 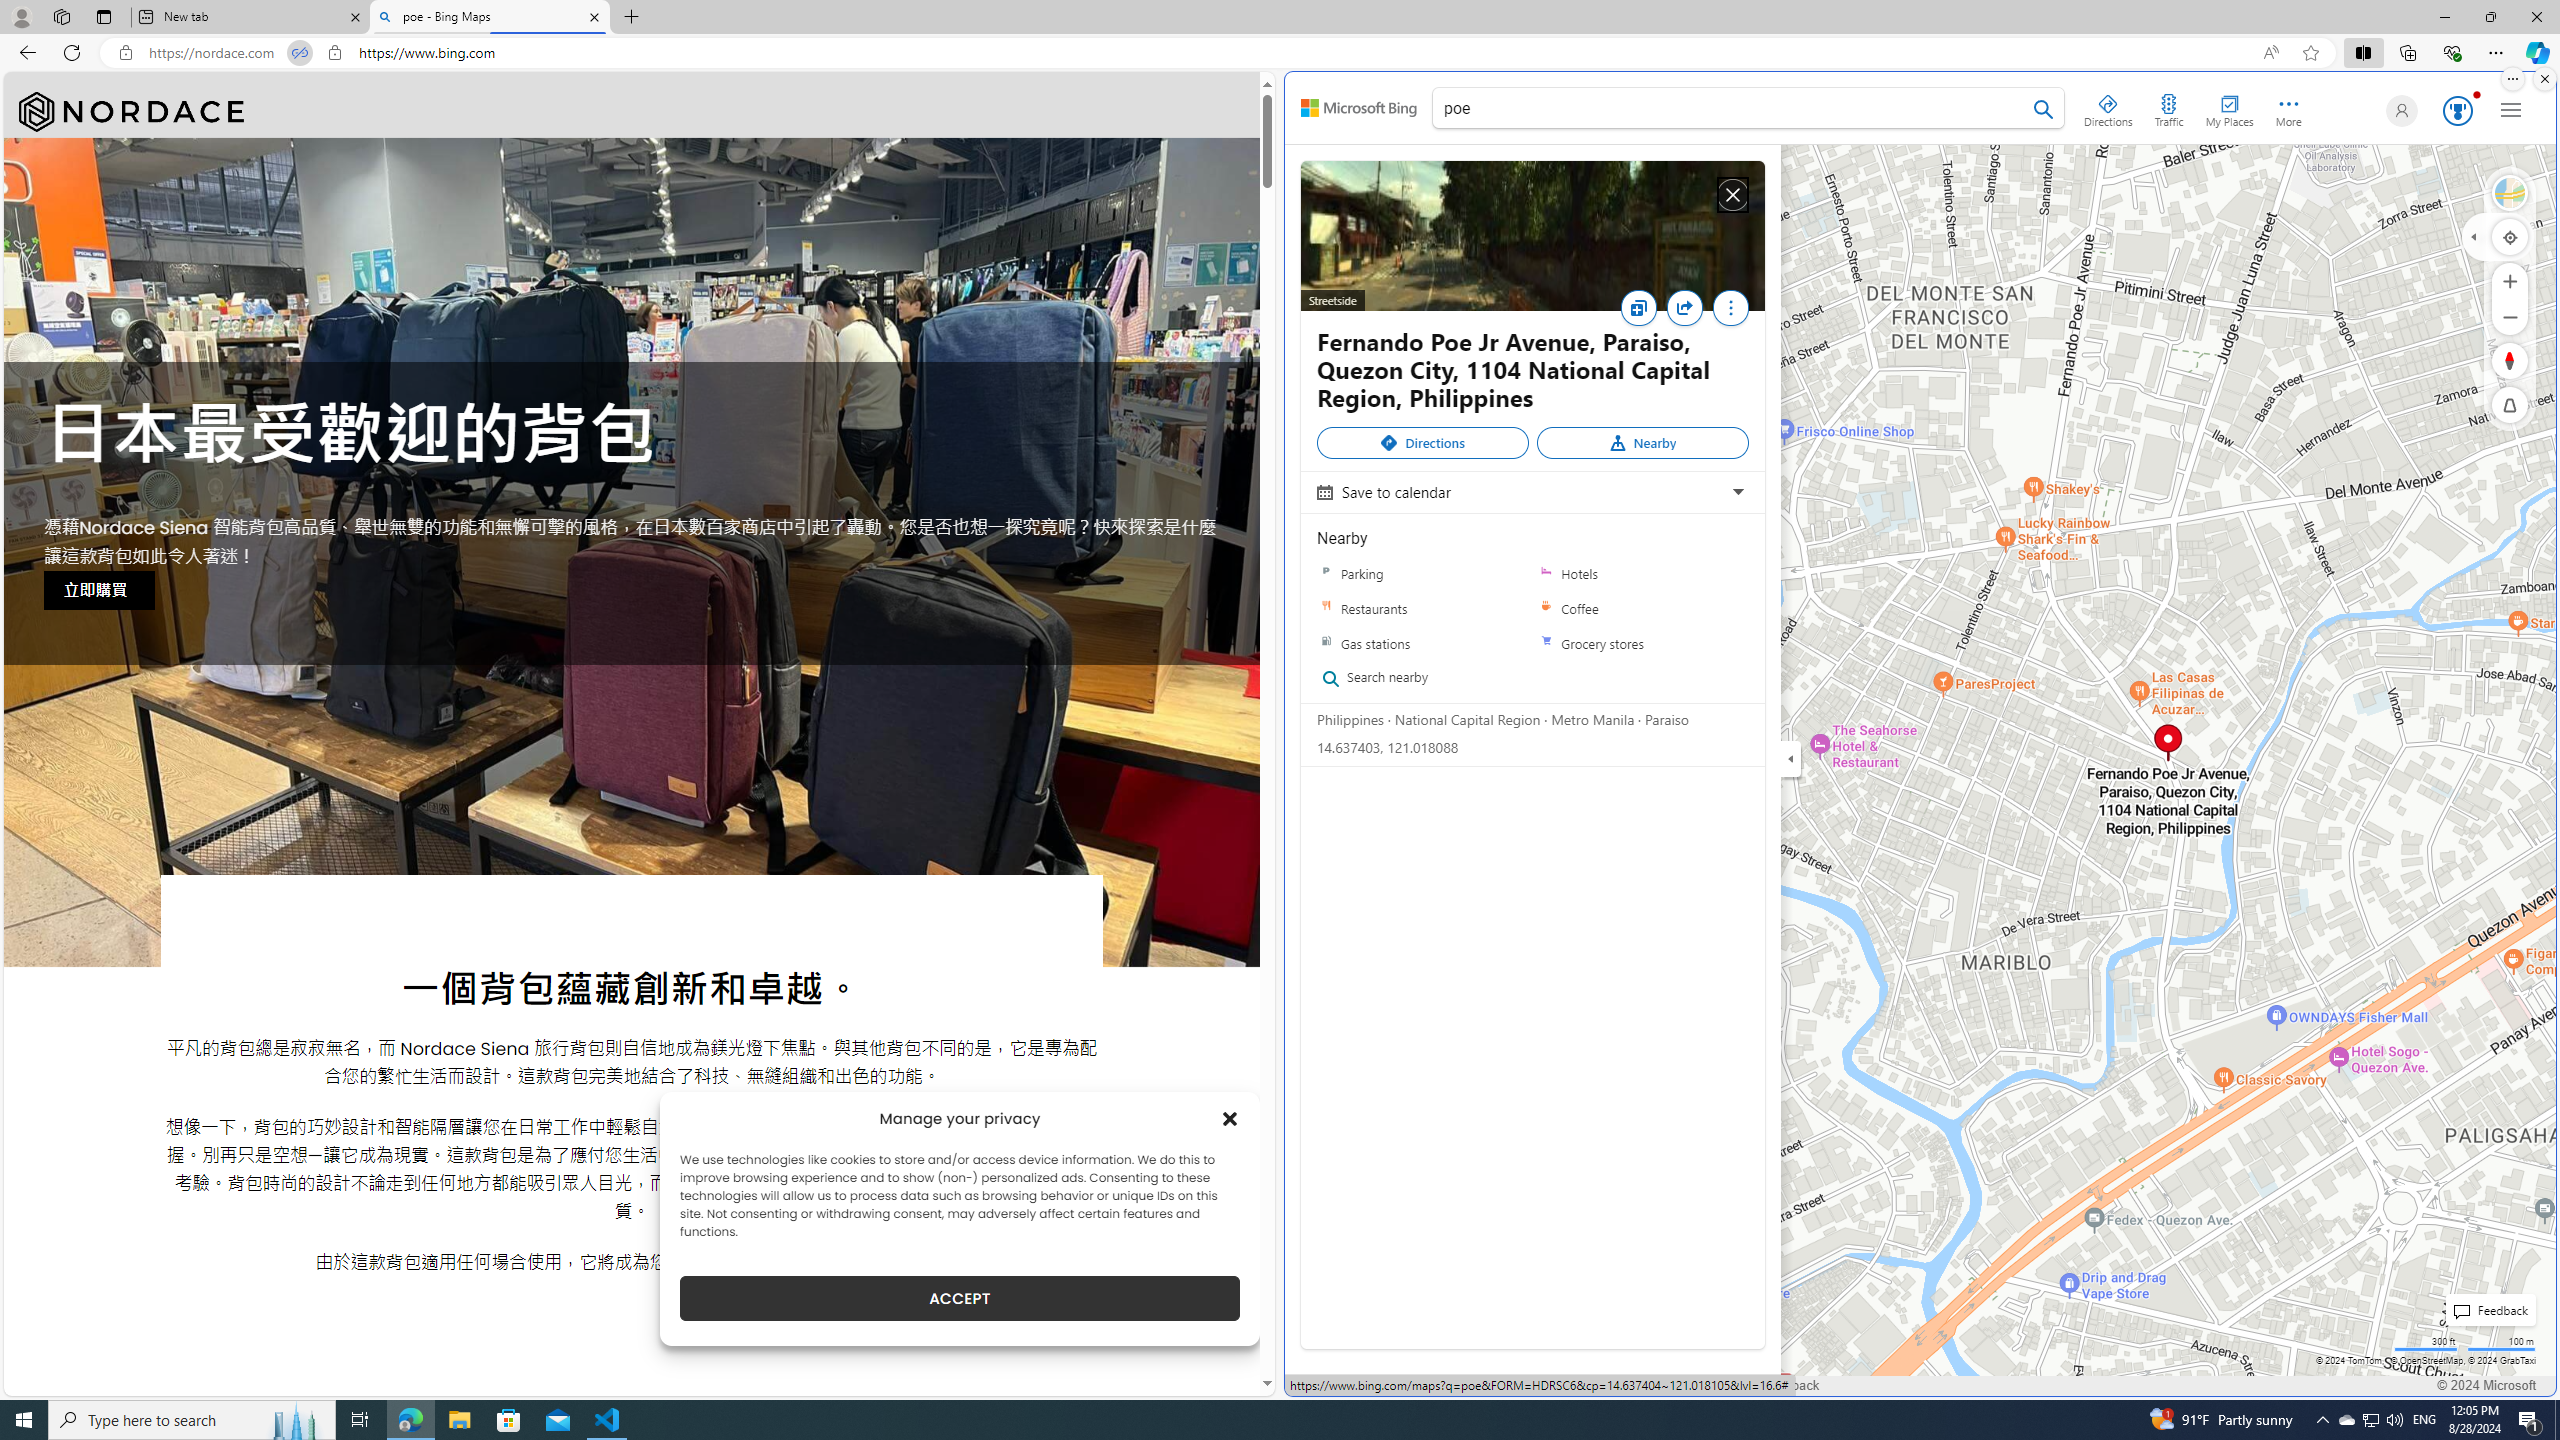 I want to click on 'ACCEPT', so click(x=959, y=1298).